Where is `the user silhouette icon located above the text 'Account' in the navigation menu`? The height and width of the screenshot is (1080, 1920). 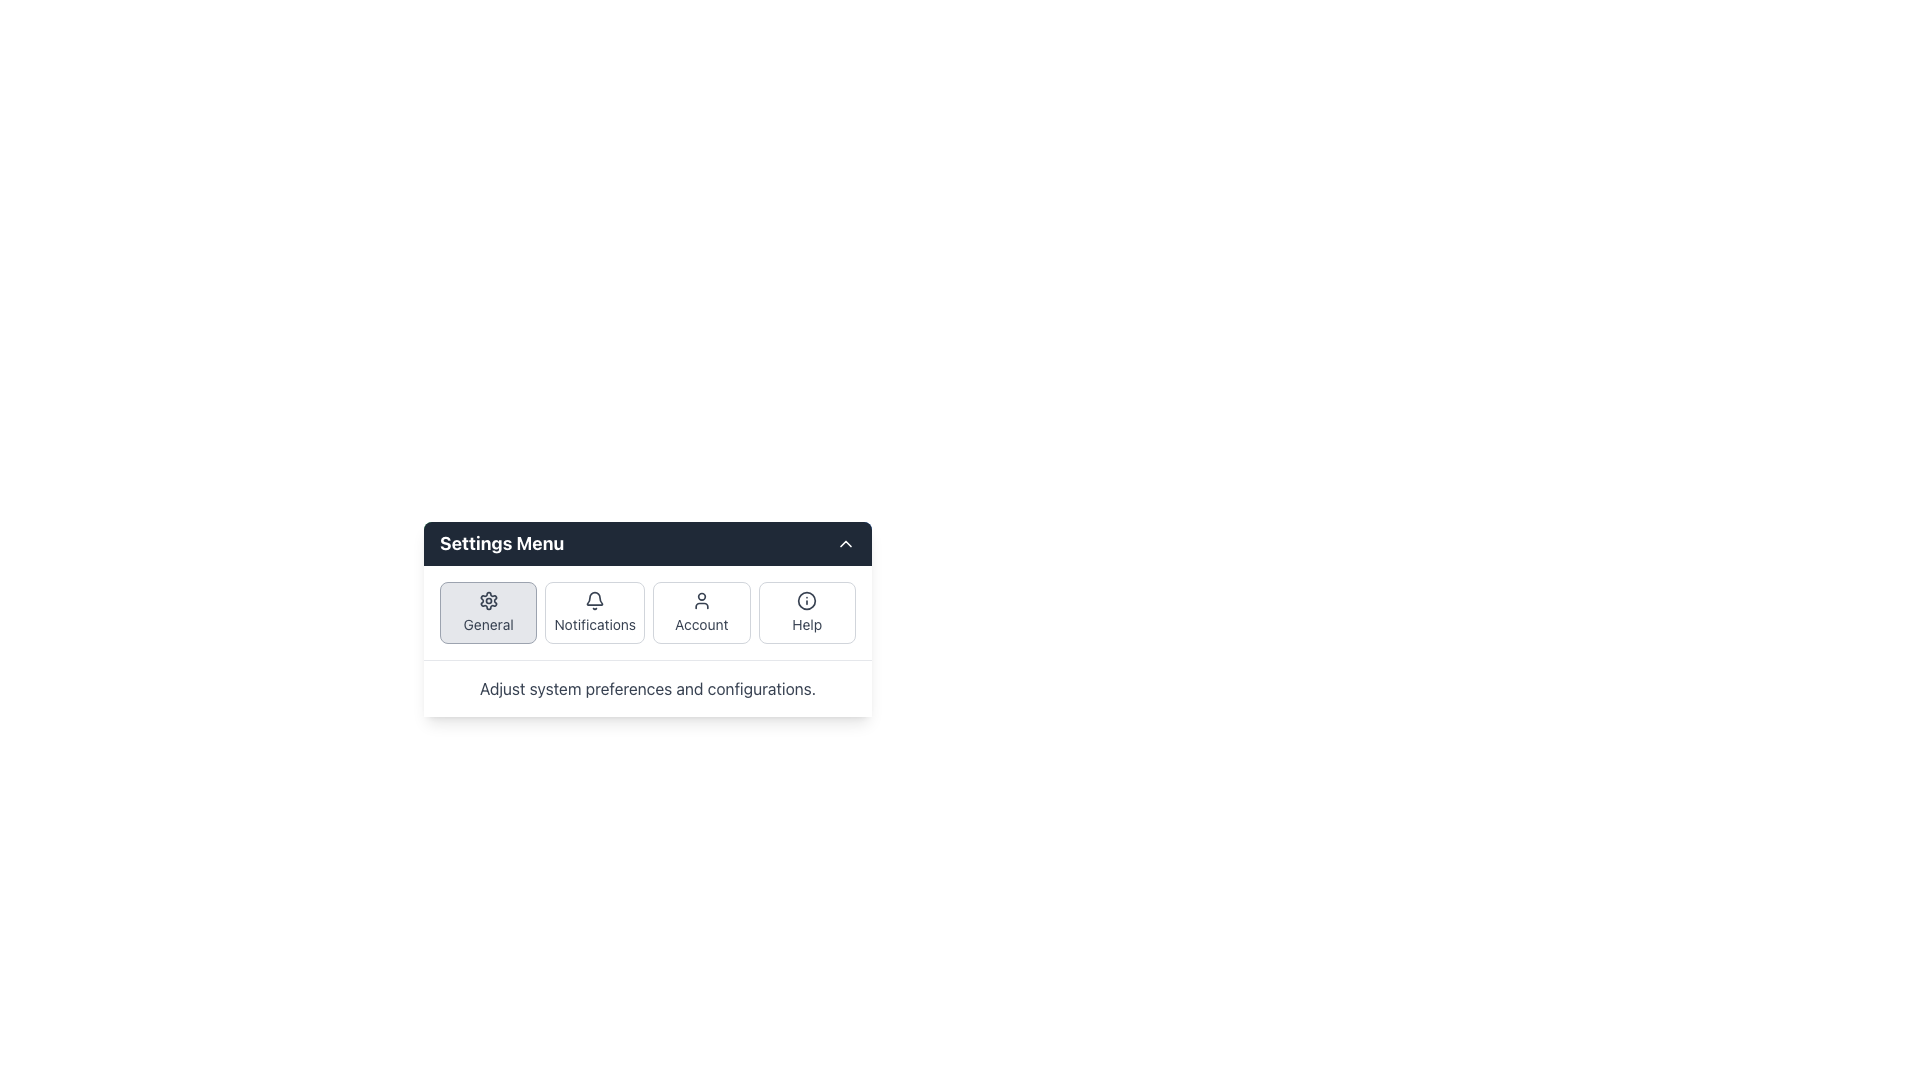 the user silhouette icon located above the text 'Account' in the navigation menu is located at coordinates (701, 600).